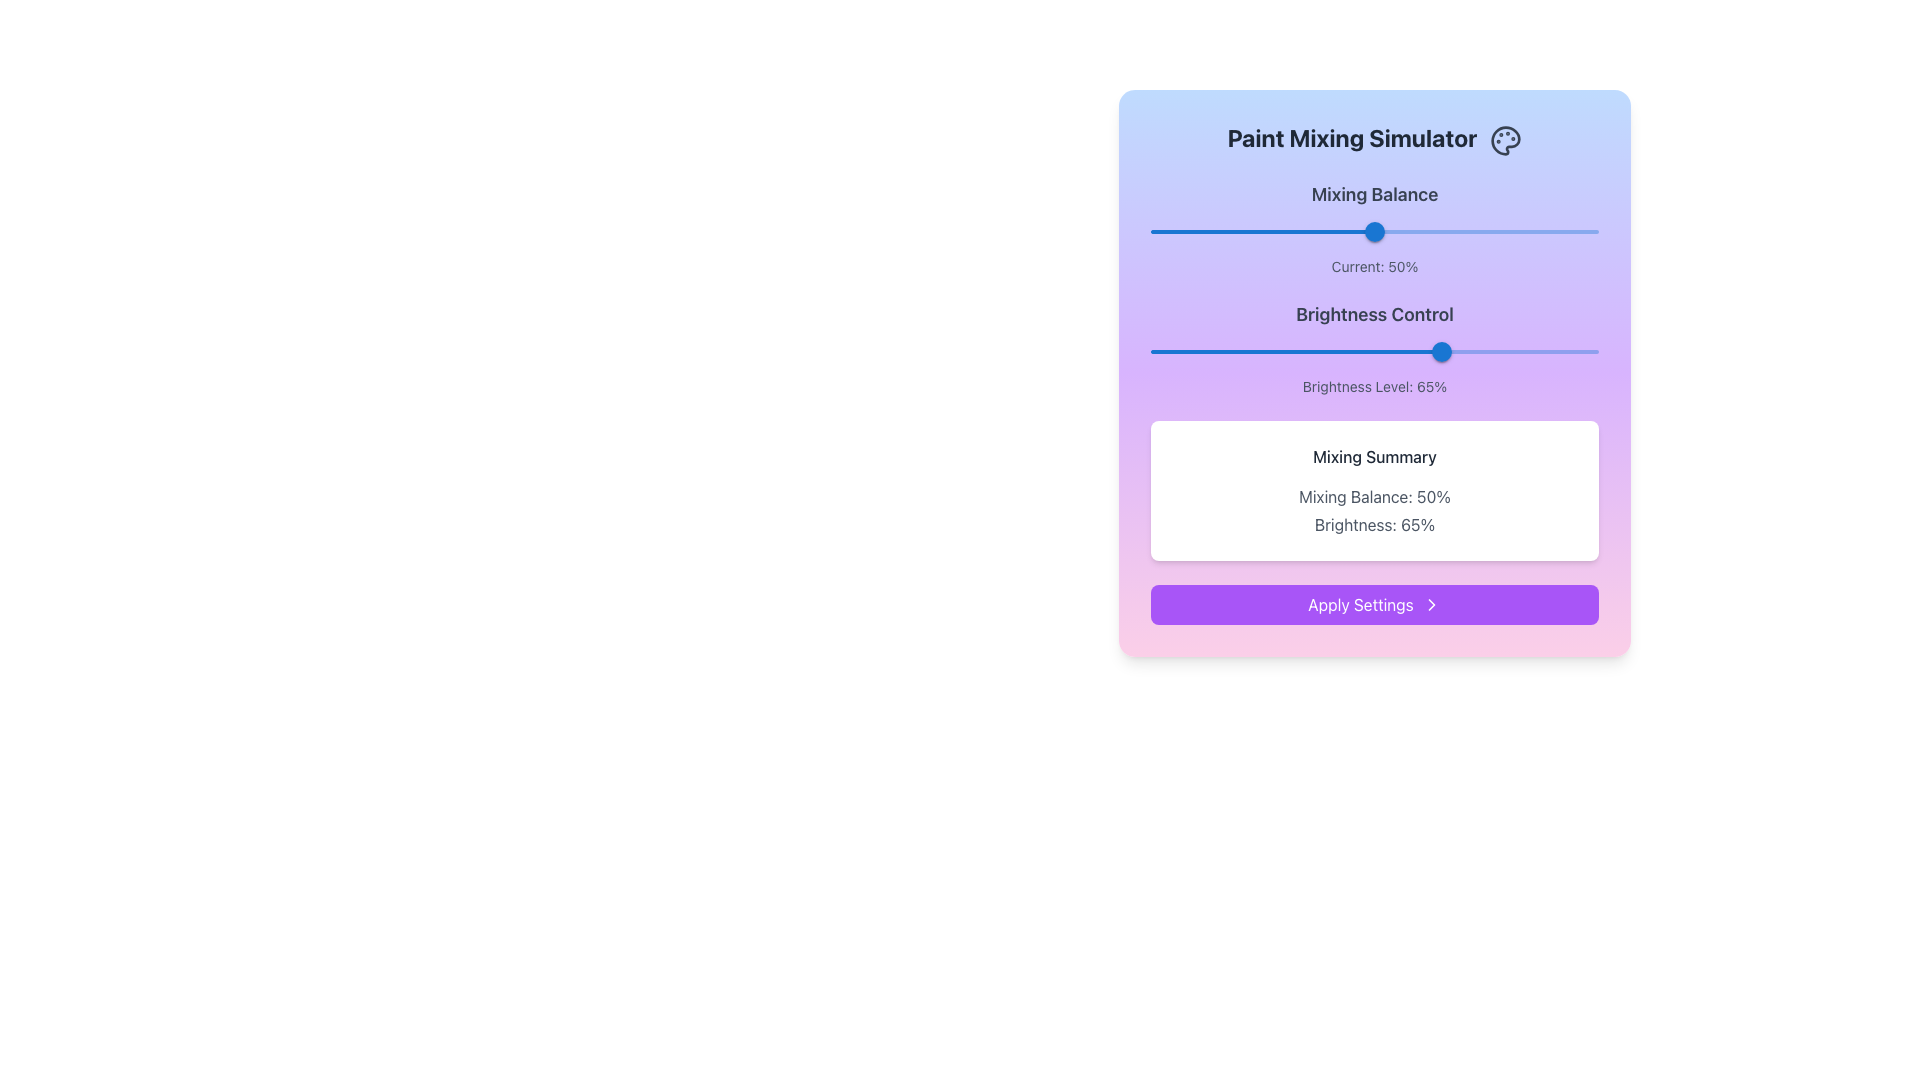 This screenshot has width=1920, height=1080. Describe the element at coordinates (1436, 230) in the screenshot. I see `the Mixing Balance slider` at that location.